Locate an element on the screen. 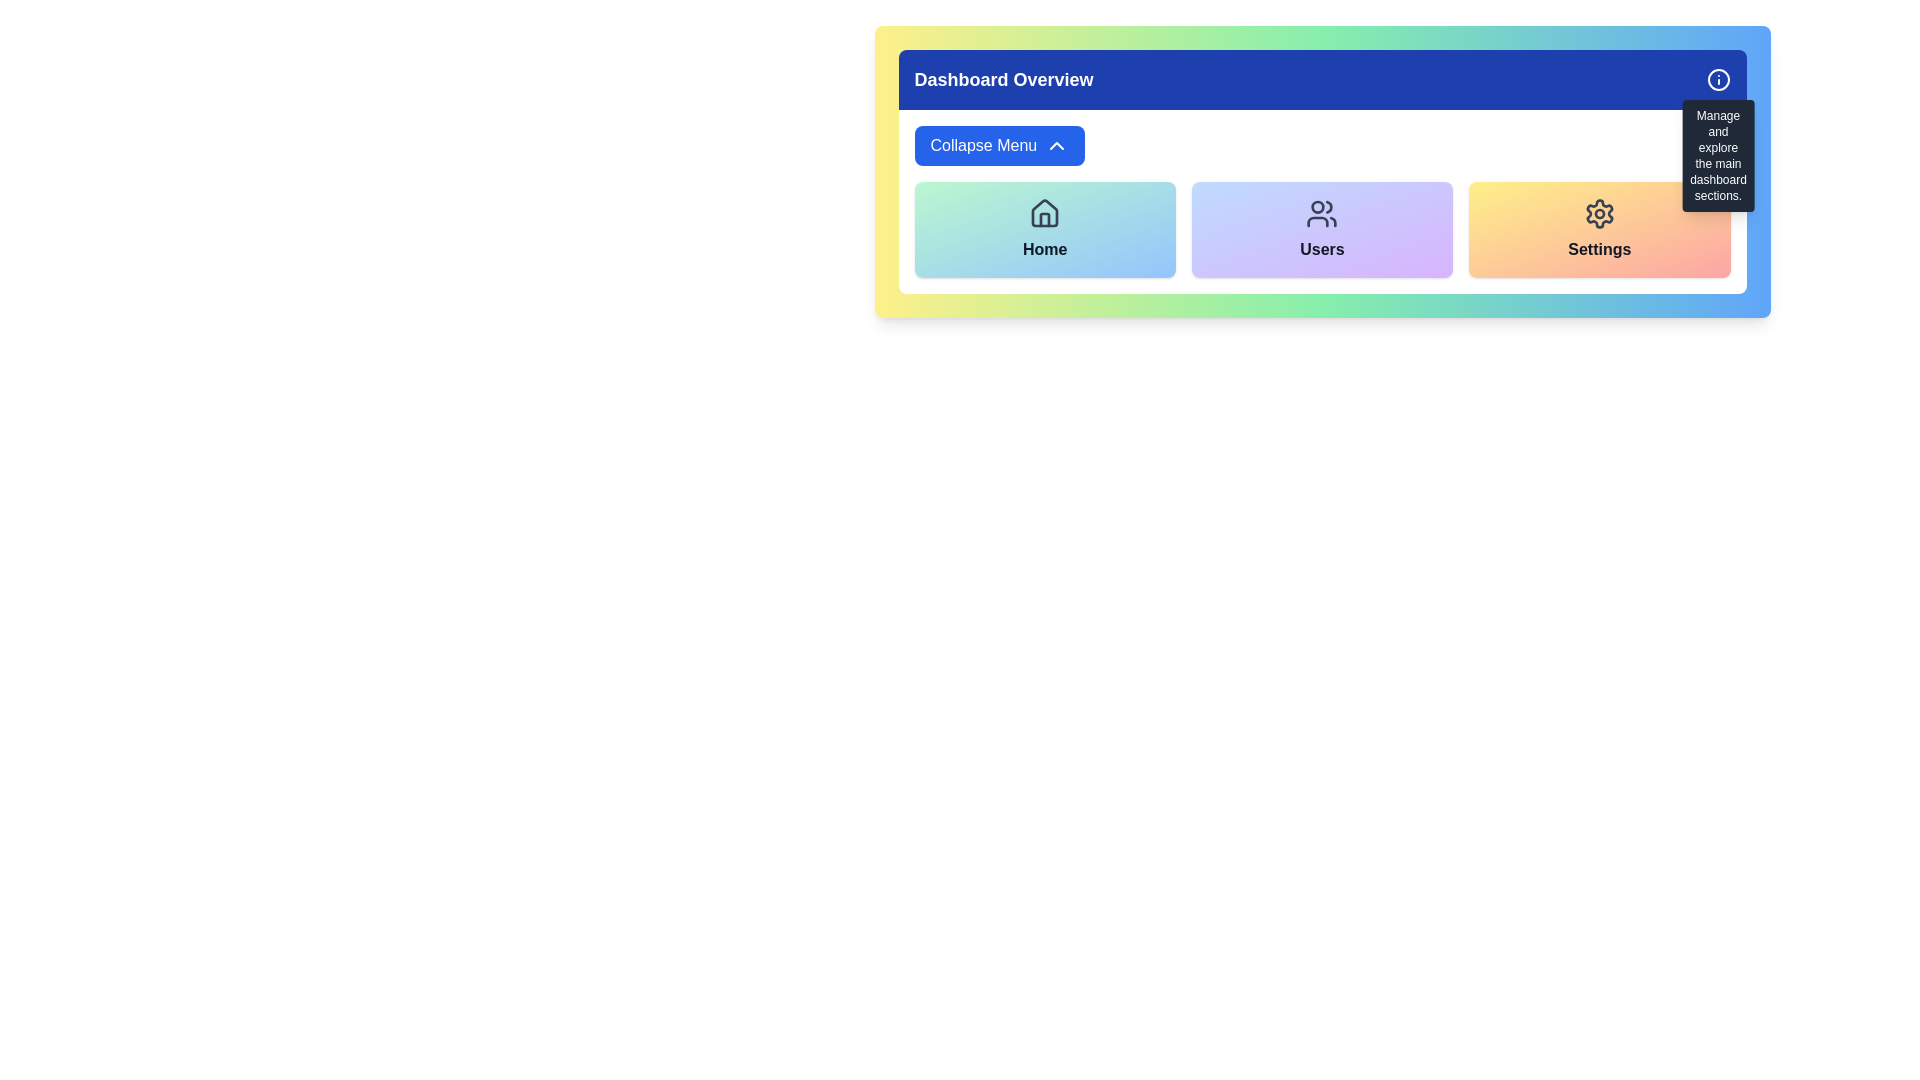 This screenshot has height=1080, width=1920. the 'Home' navigation button is located at coordinates (1044, 229).